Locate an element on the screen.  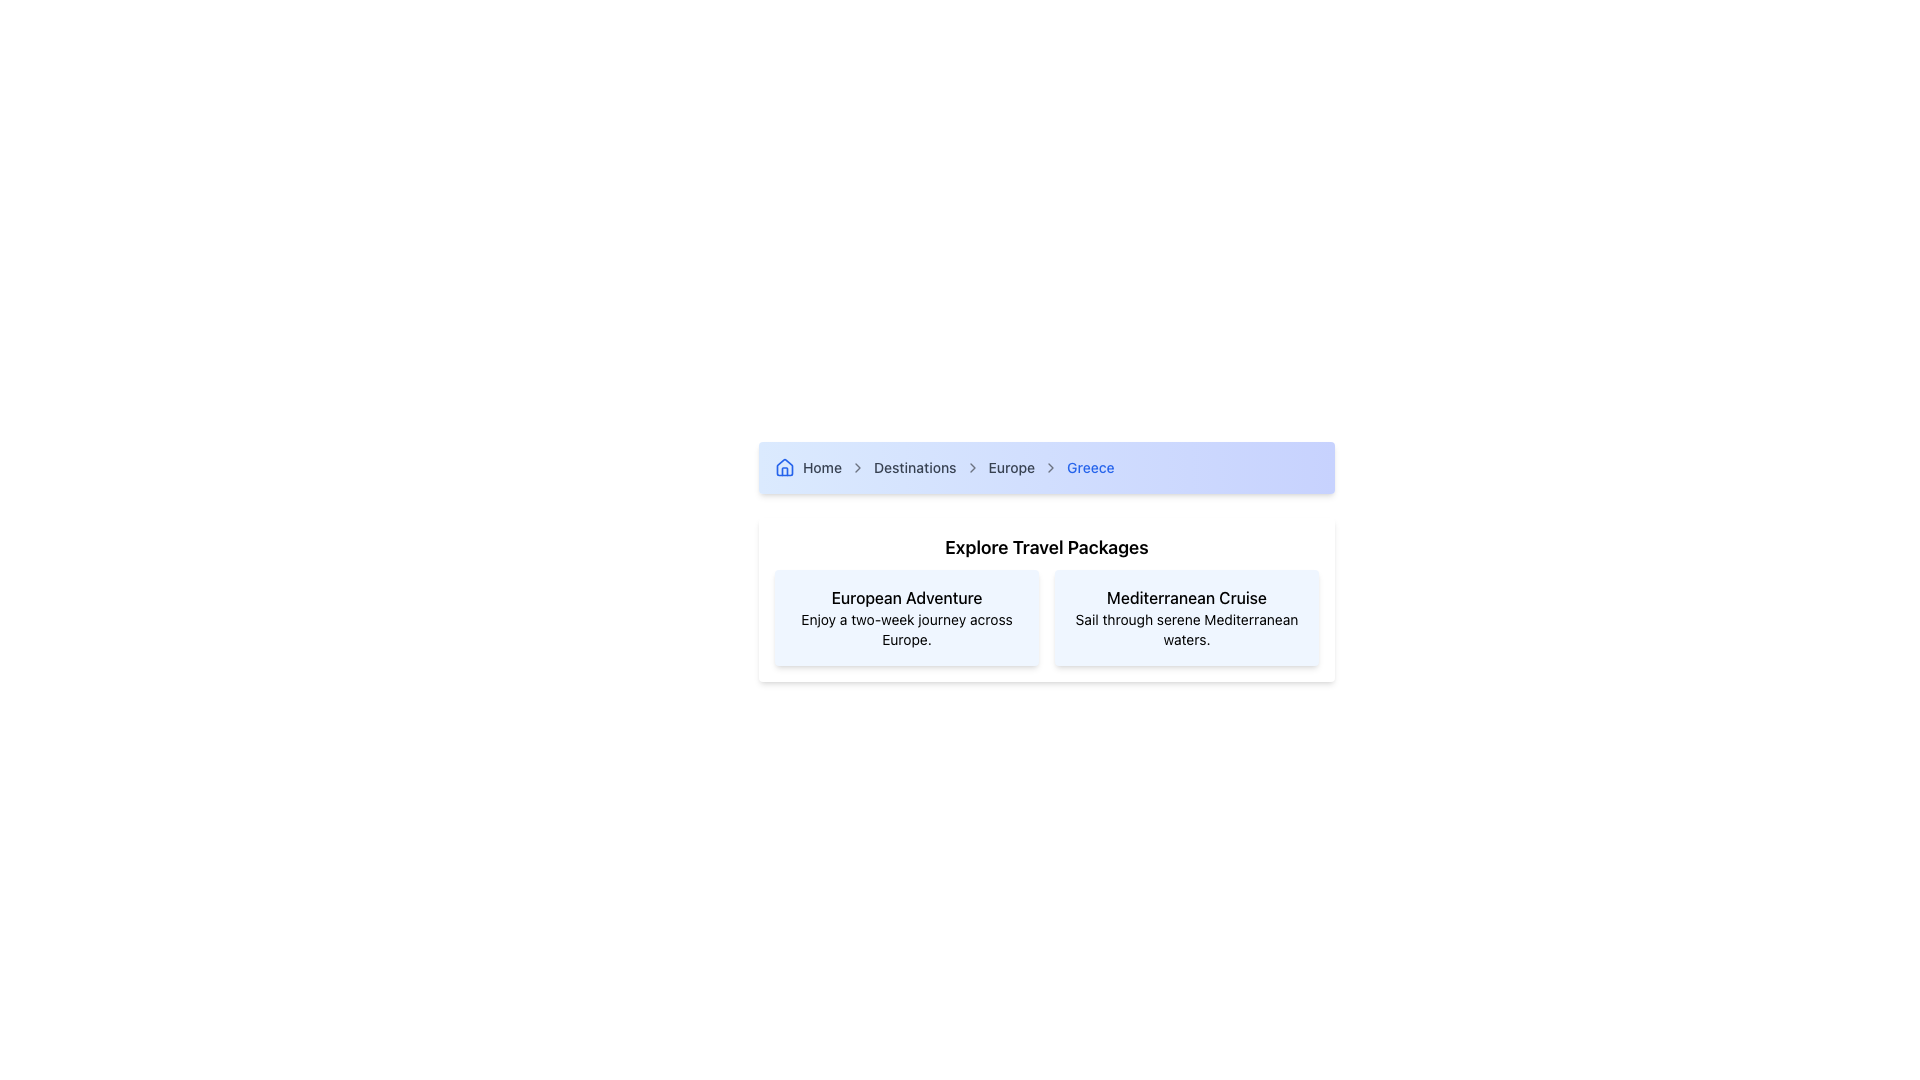
text label displaying the title of the travel package located in the leftmost card under 'Explore Travel Packages' is located at coordinates (906, 596).